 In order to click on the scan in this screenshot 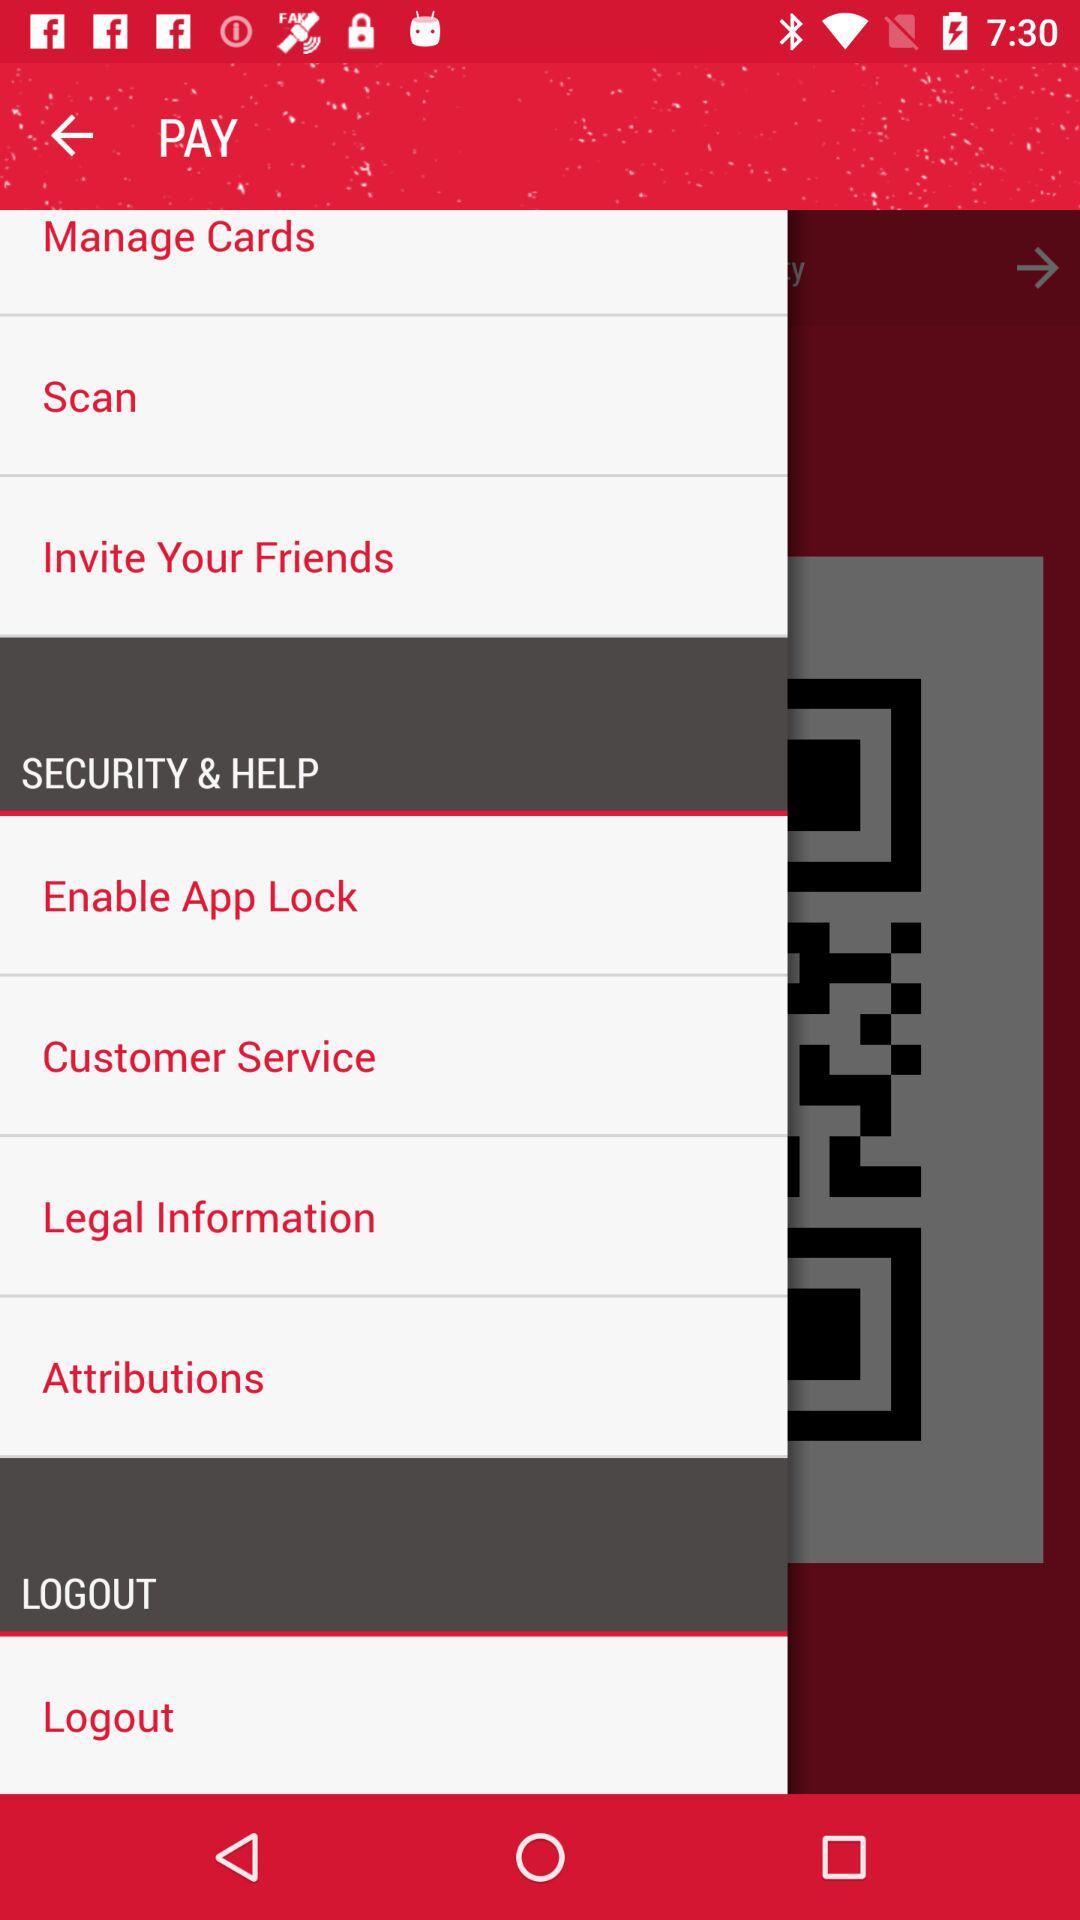, I will do `click(393, 395)`.